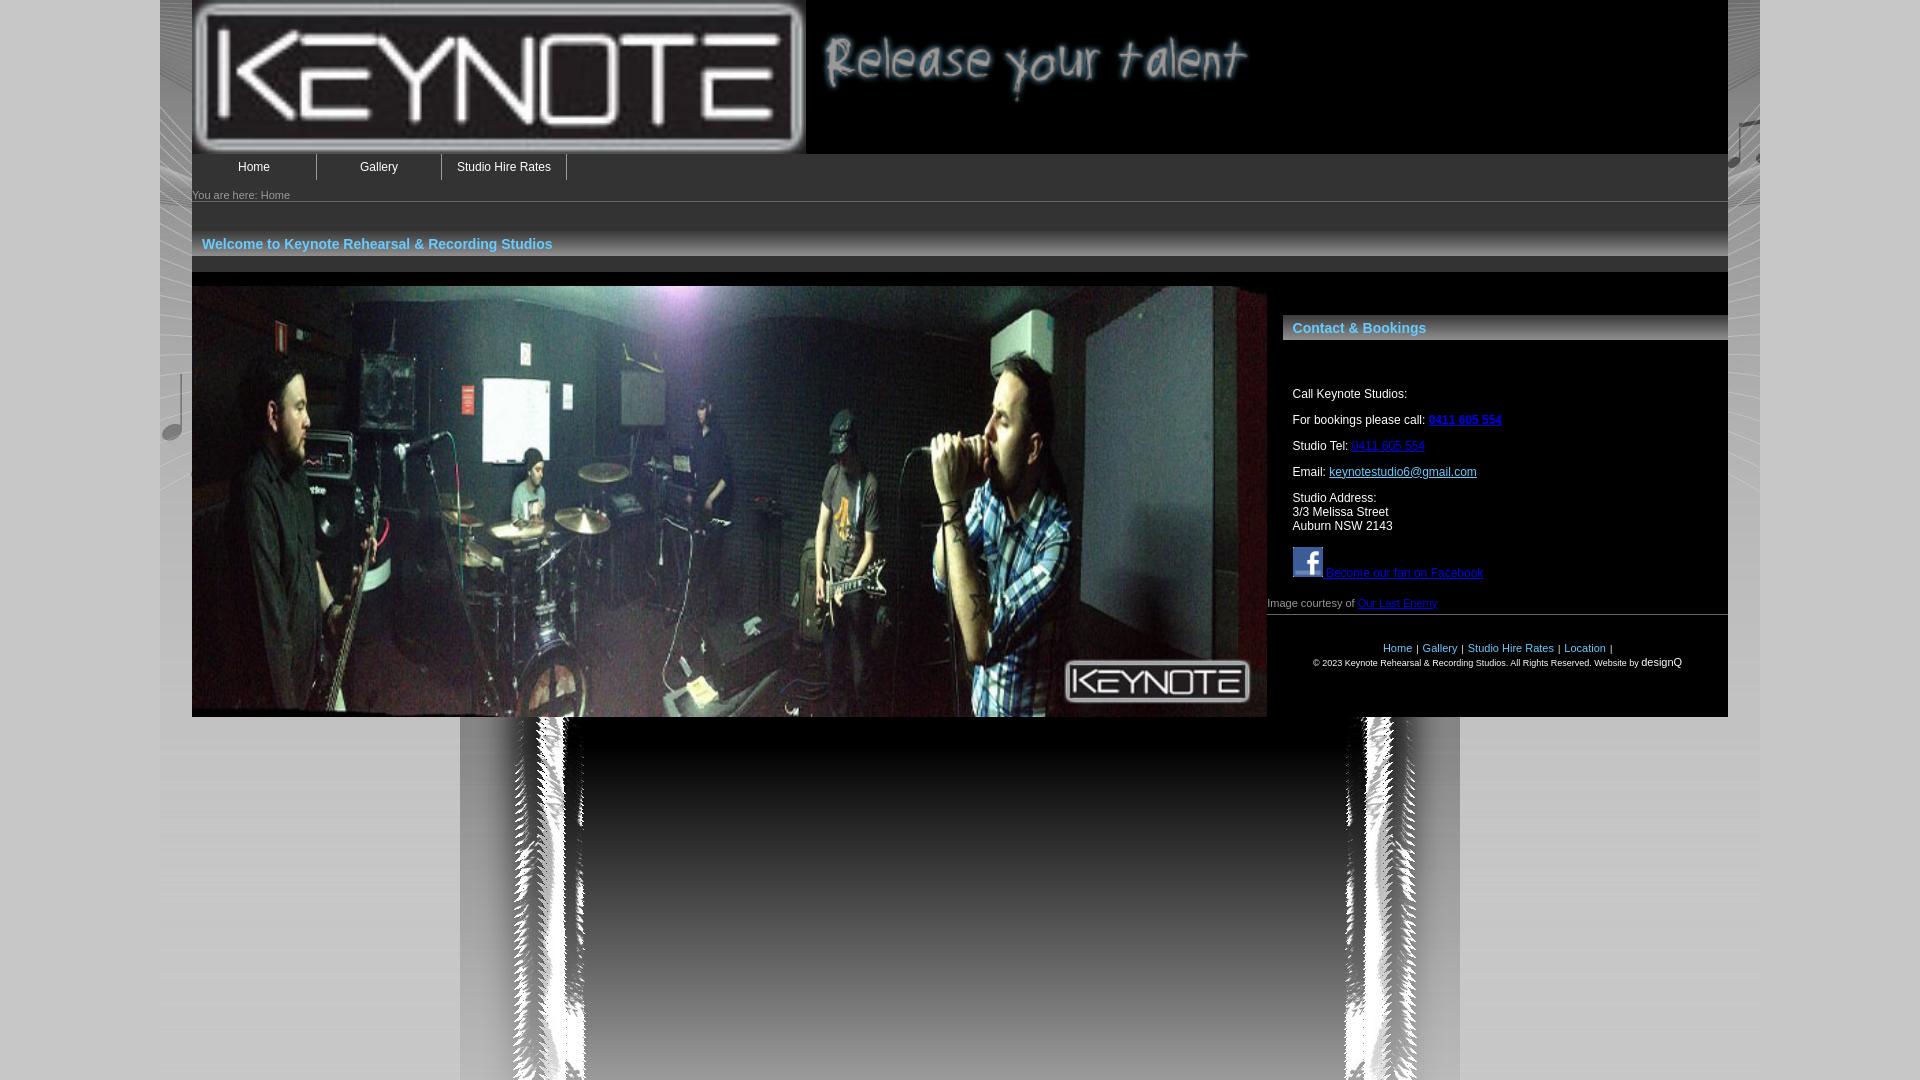 Image resolution: width=1920 pixels, height=1080 pixels. Describe the element at coordinates (1440, 648) in the screenshot. I see `'Gallery'` at that location.